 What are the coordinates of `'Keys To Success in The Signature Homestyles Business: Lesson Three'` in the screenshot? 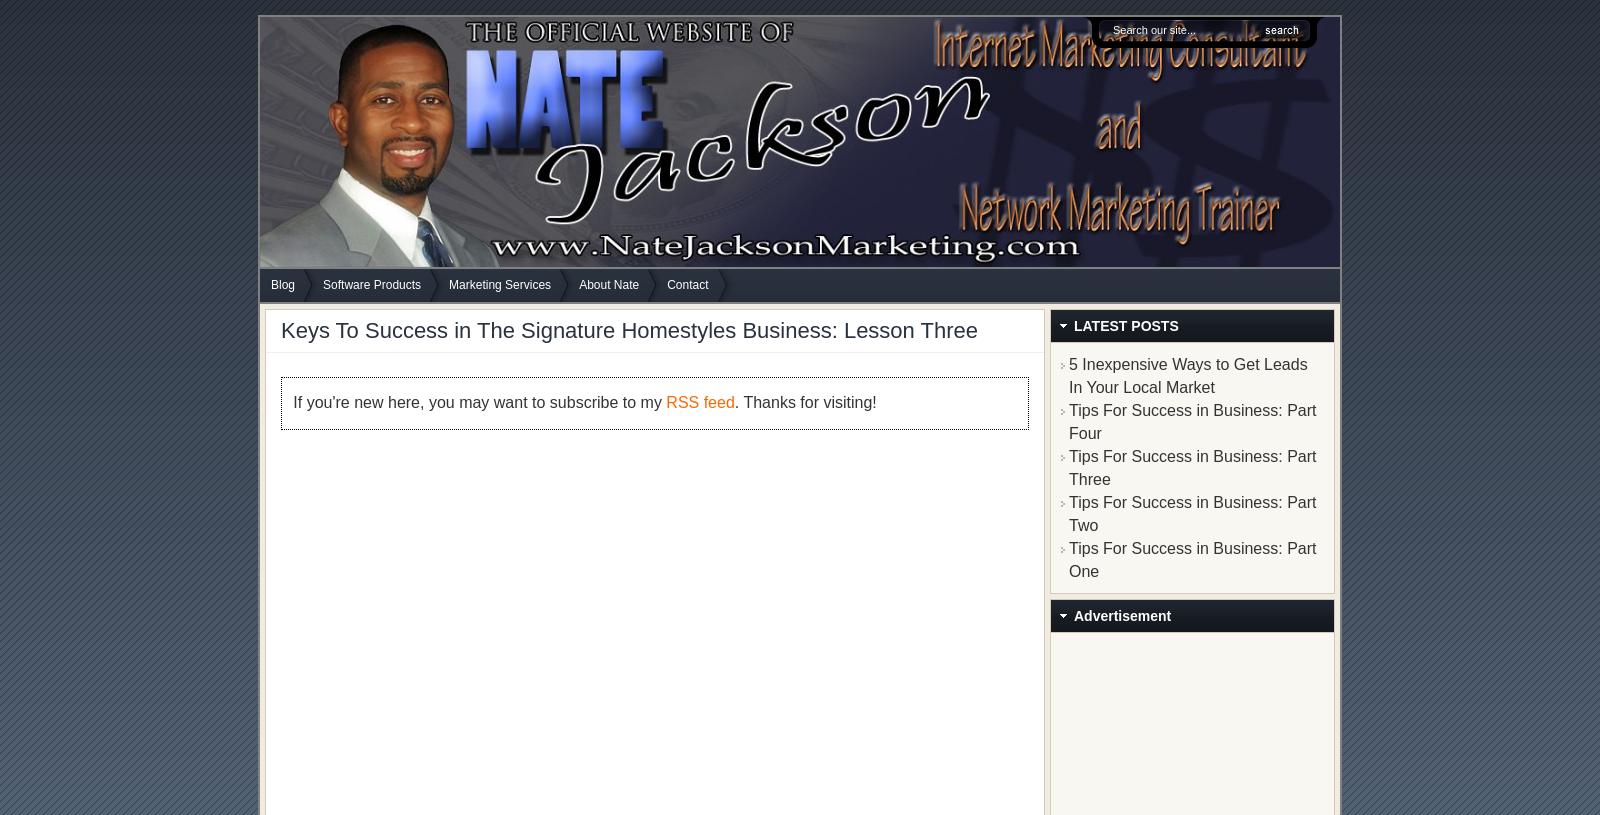 It's located at (629, 329).